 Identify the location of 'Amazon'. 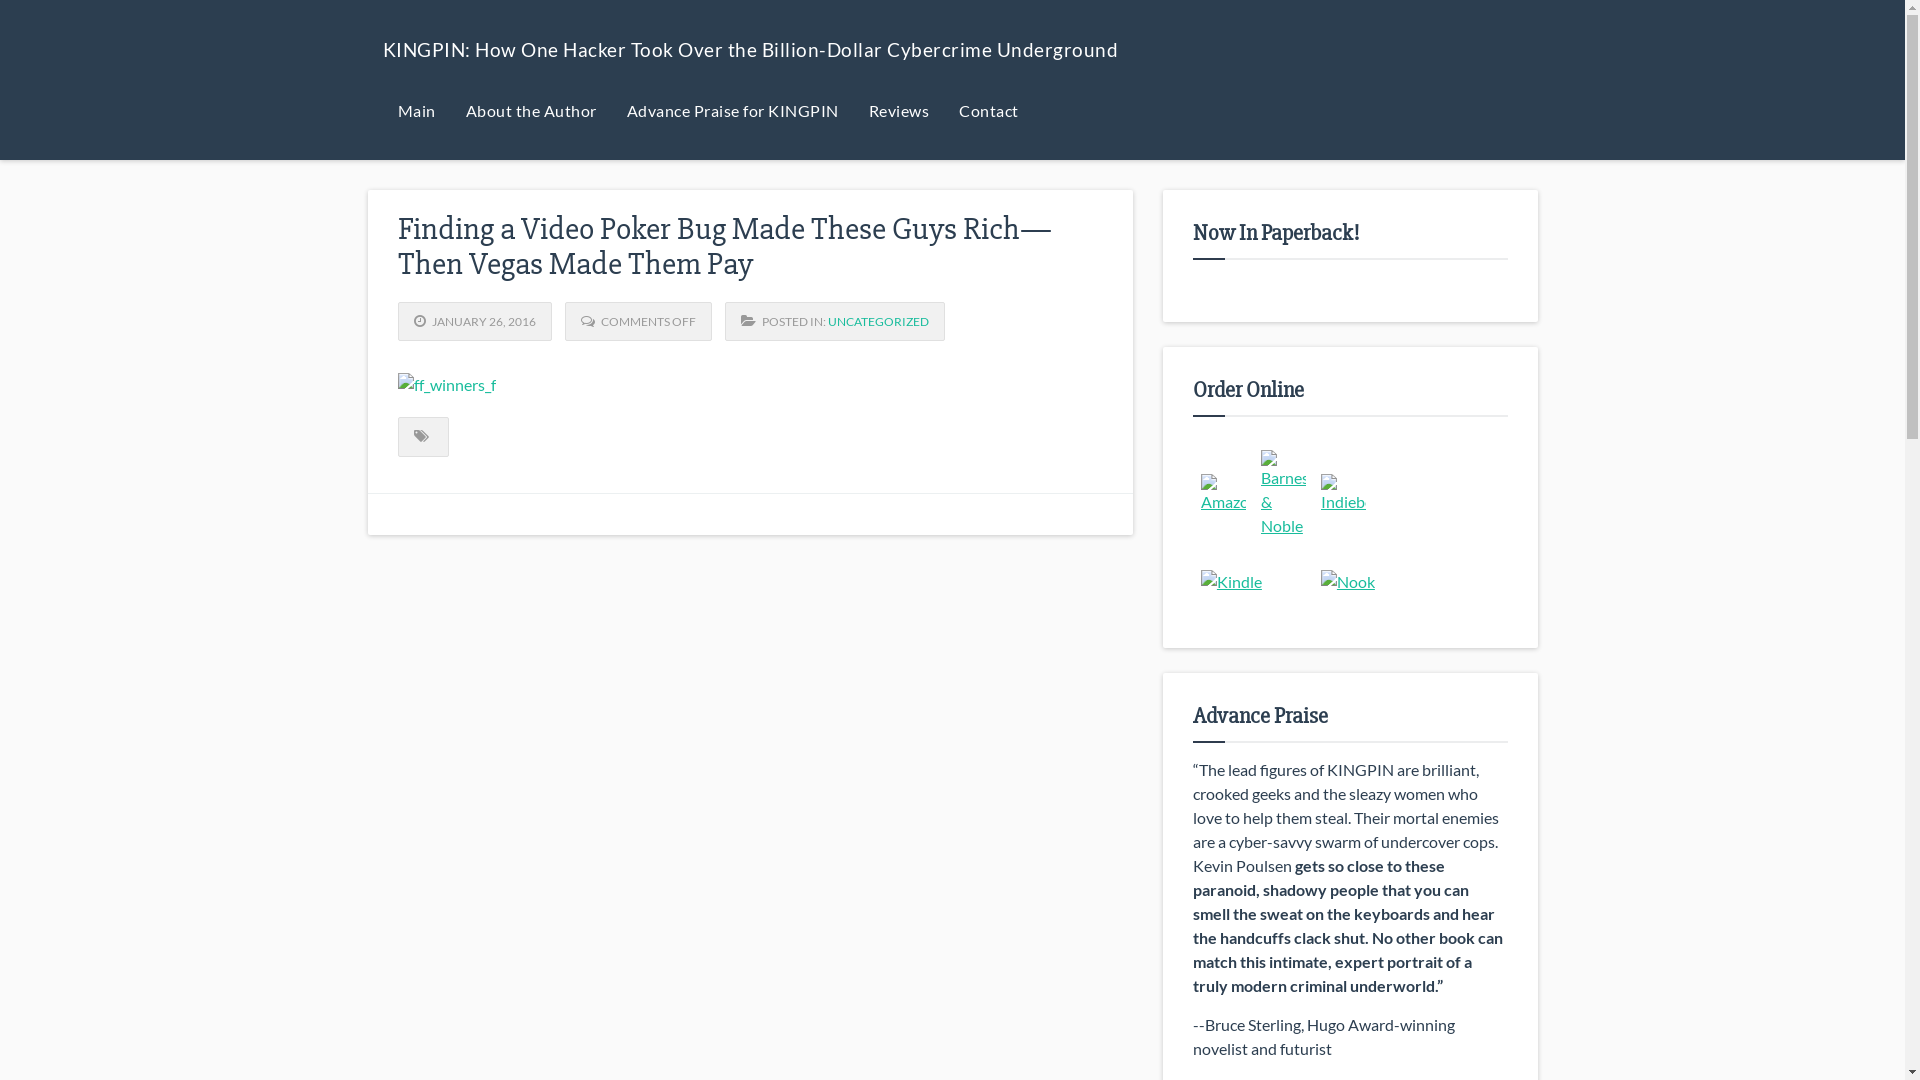
(1222, 493).